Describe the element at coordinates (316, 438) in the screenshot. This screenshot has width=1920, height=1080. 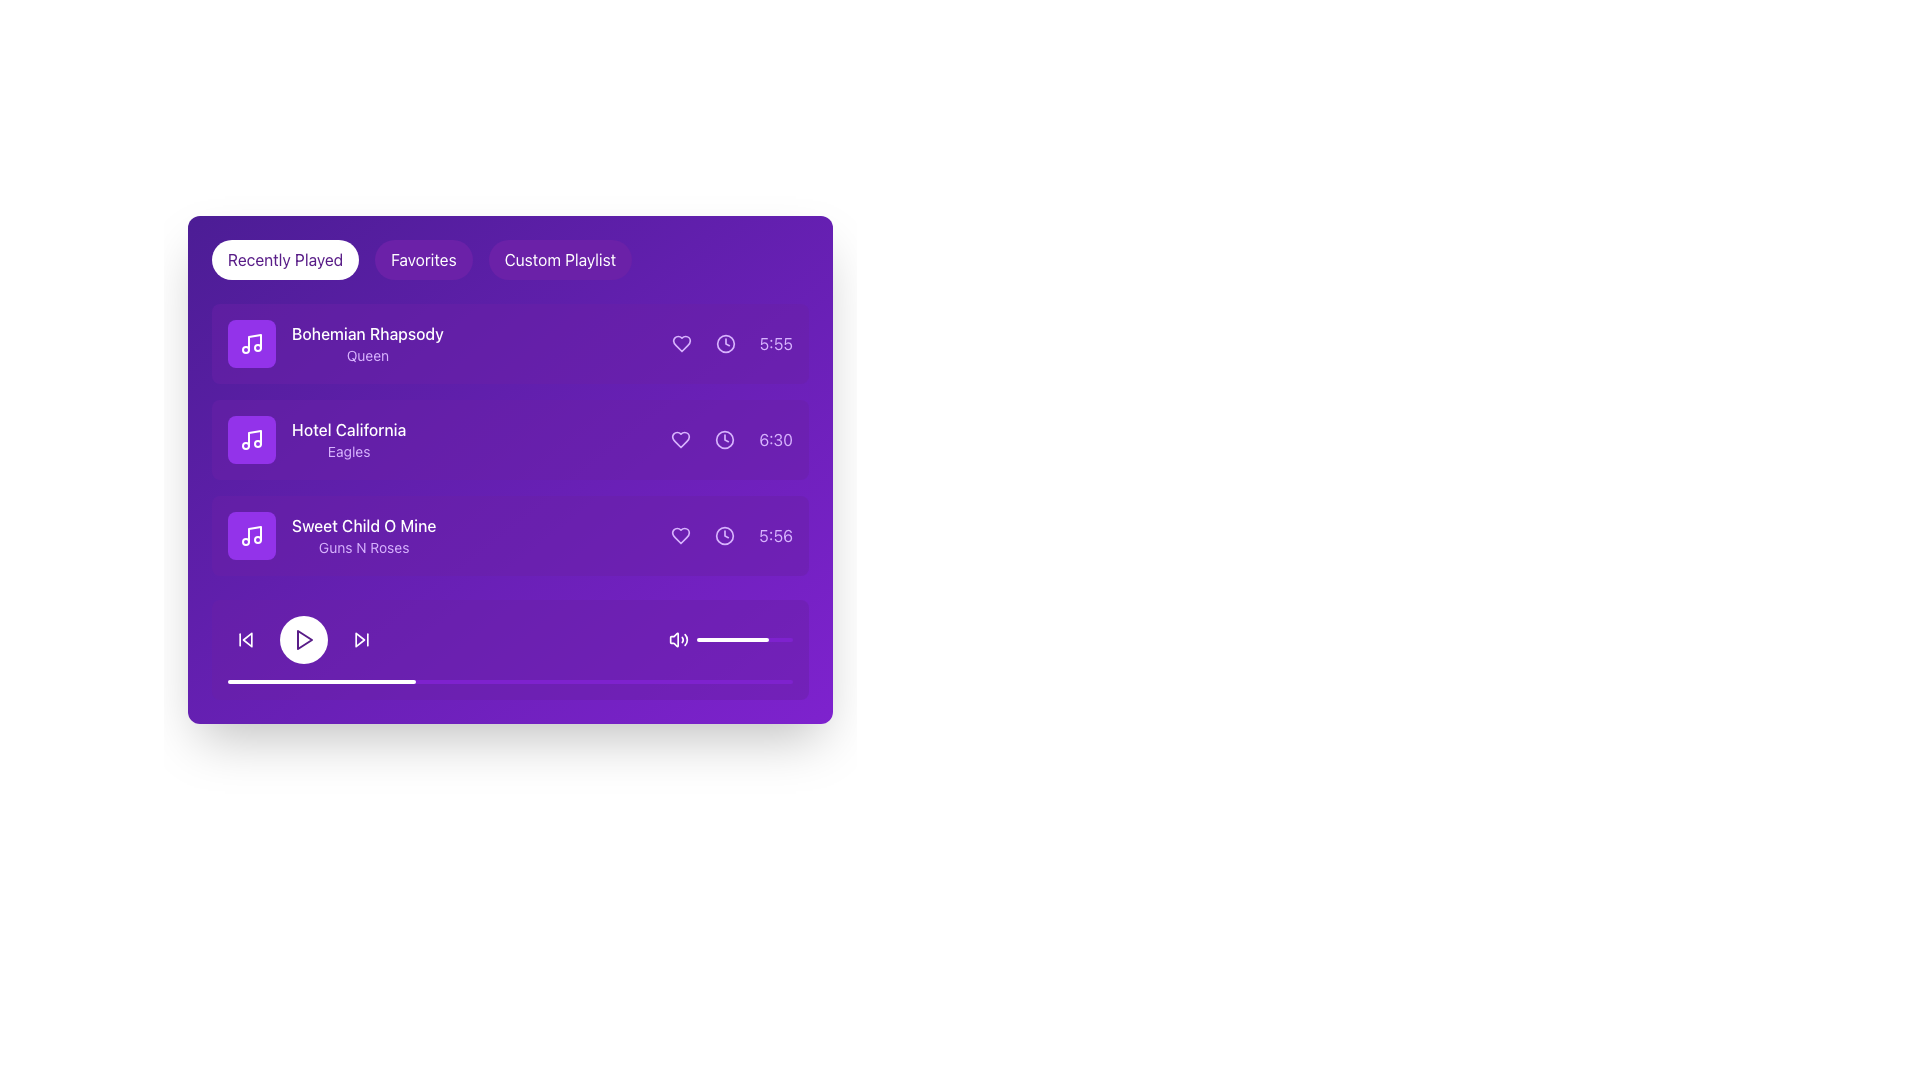
I see `on the text label for the music track 'Hotel California' by the artist 'Eagles'` at that location.